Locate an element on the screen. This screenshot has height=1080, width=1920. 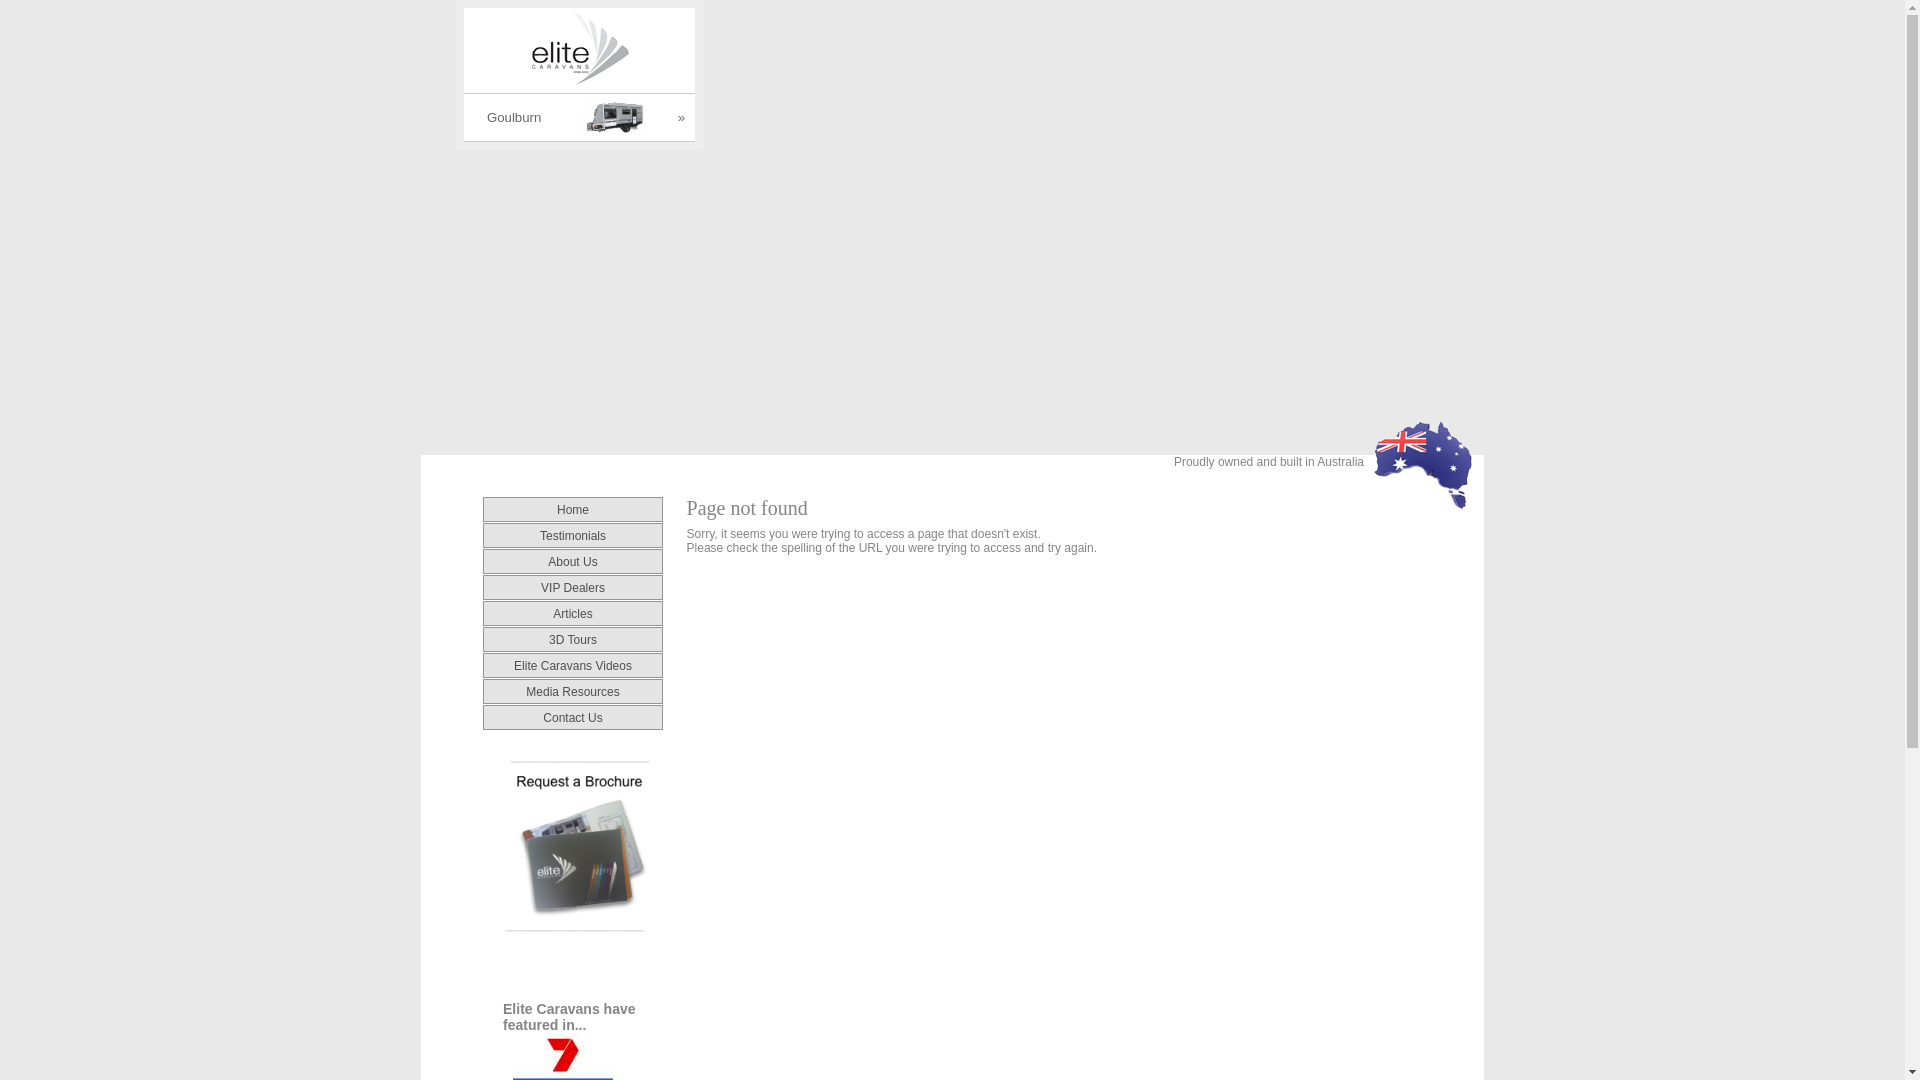
'Articles' is located at coordinates (571, 612).